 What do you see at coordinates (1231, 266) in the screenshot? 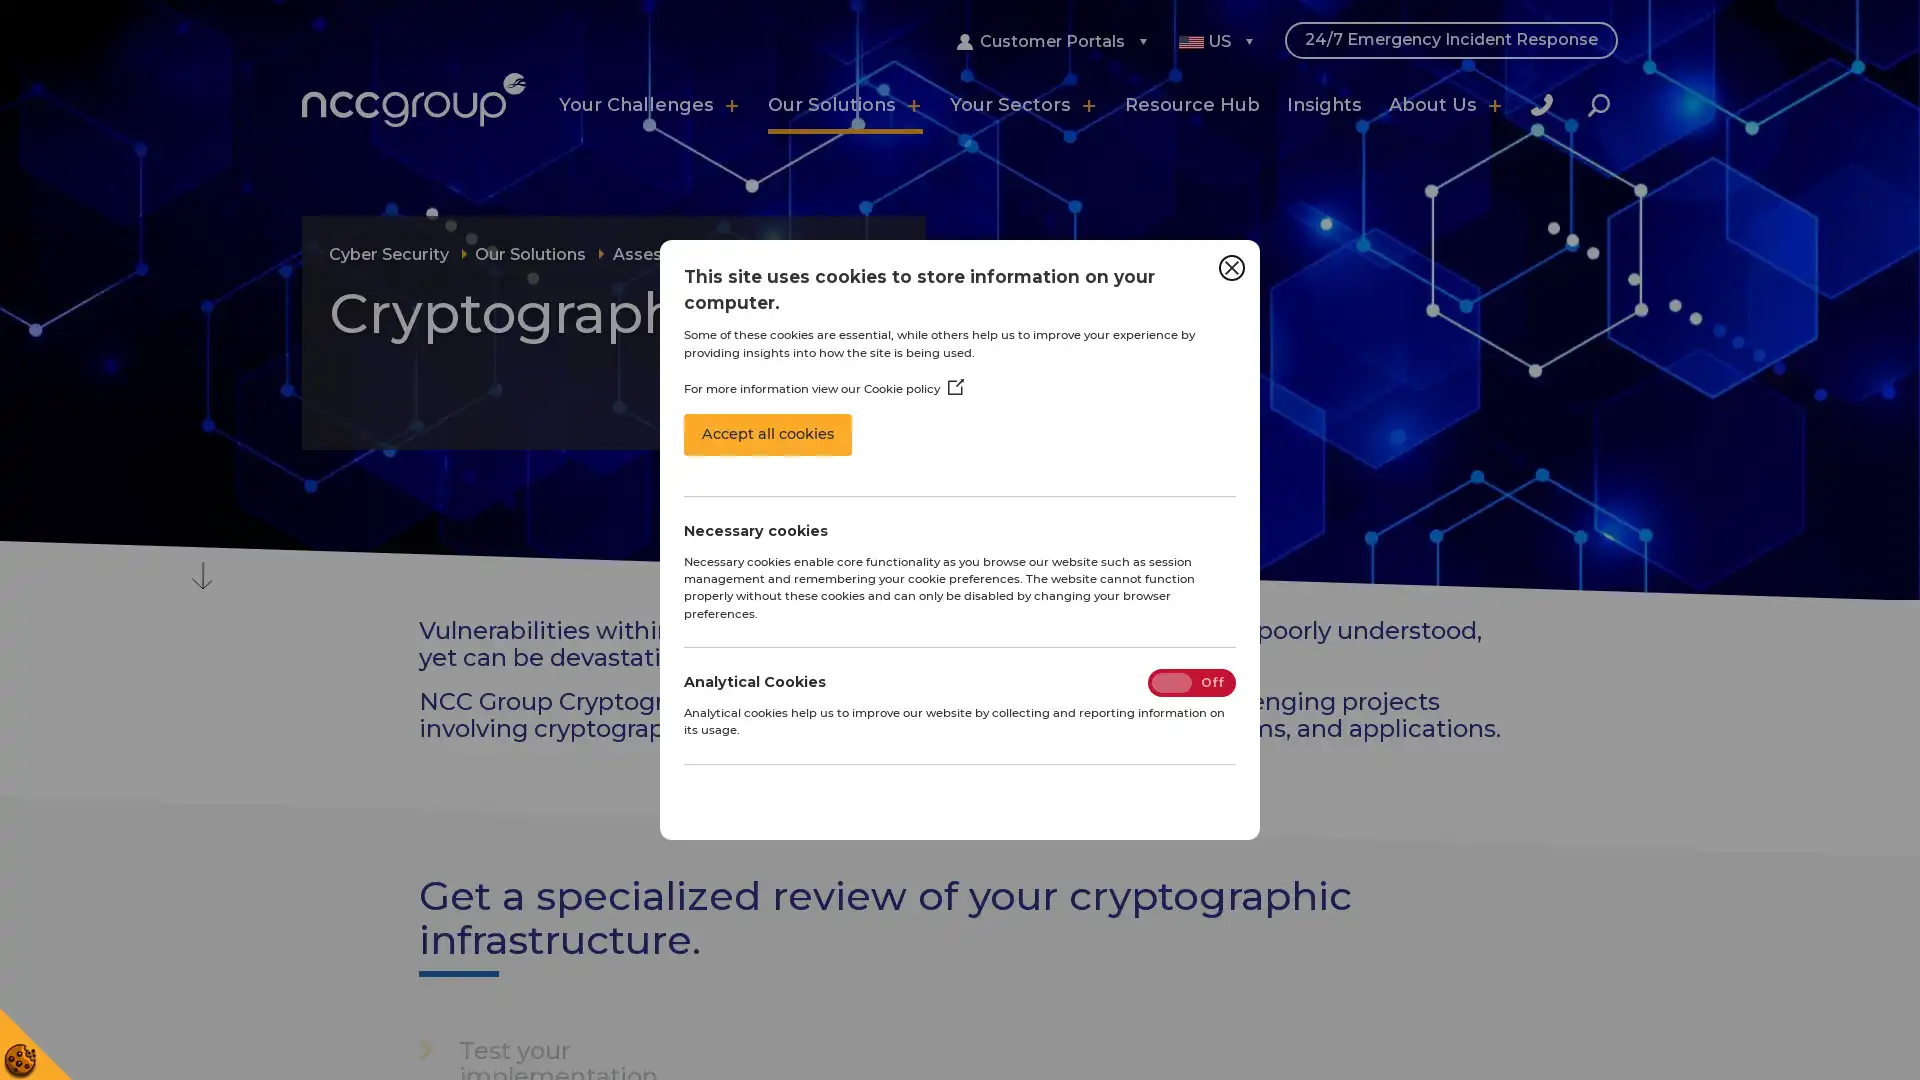
I see `Close Cookie Control` at bounding box center [1231, 266].